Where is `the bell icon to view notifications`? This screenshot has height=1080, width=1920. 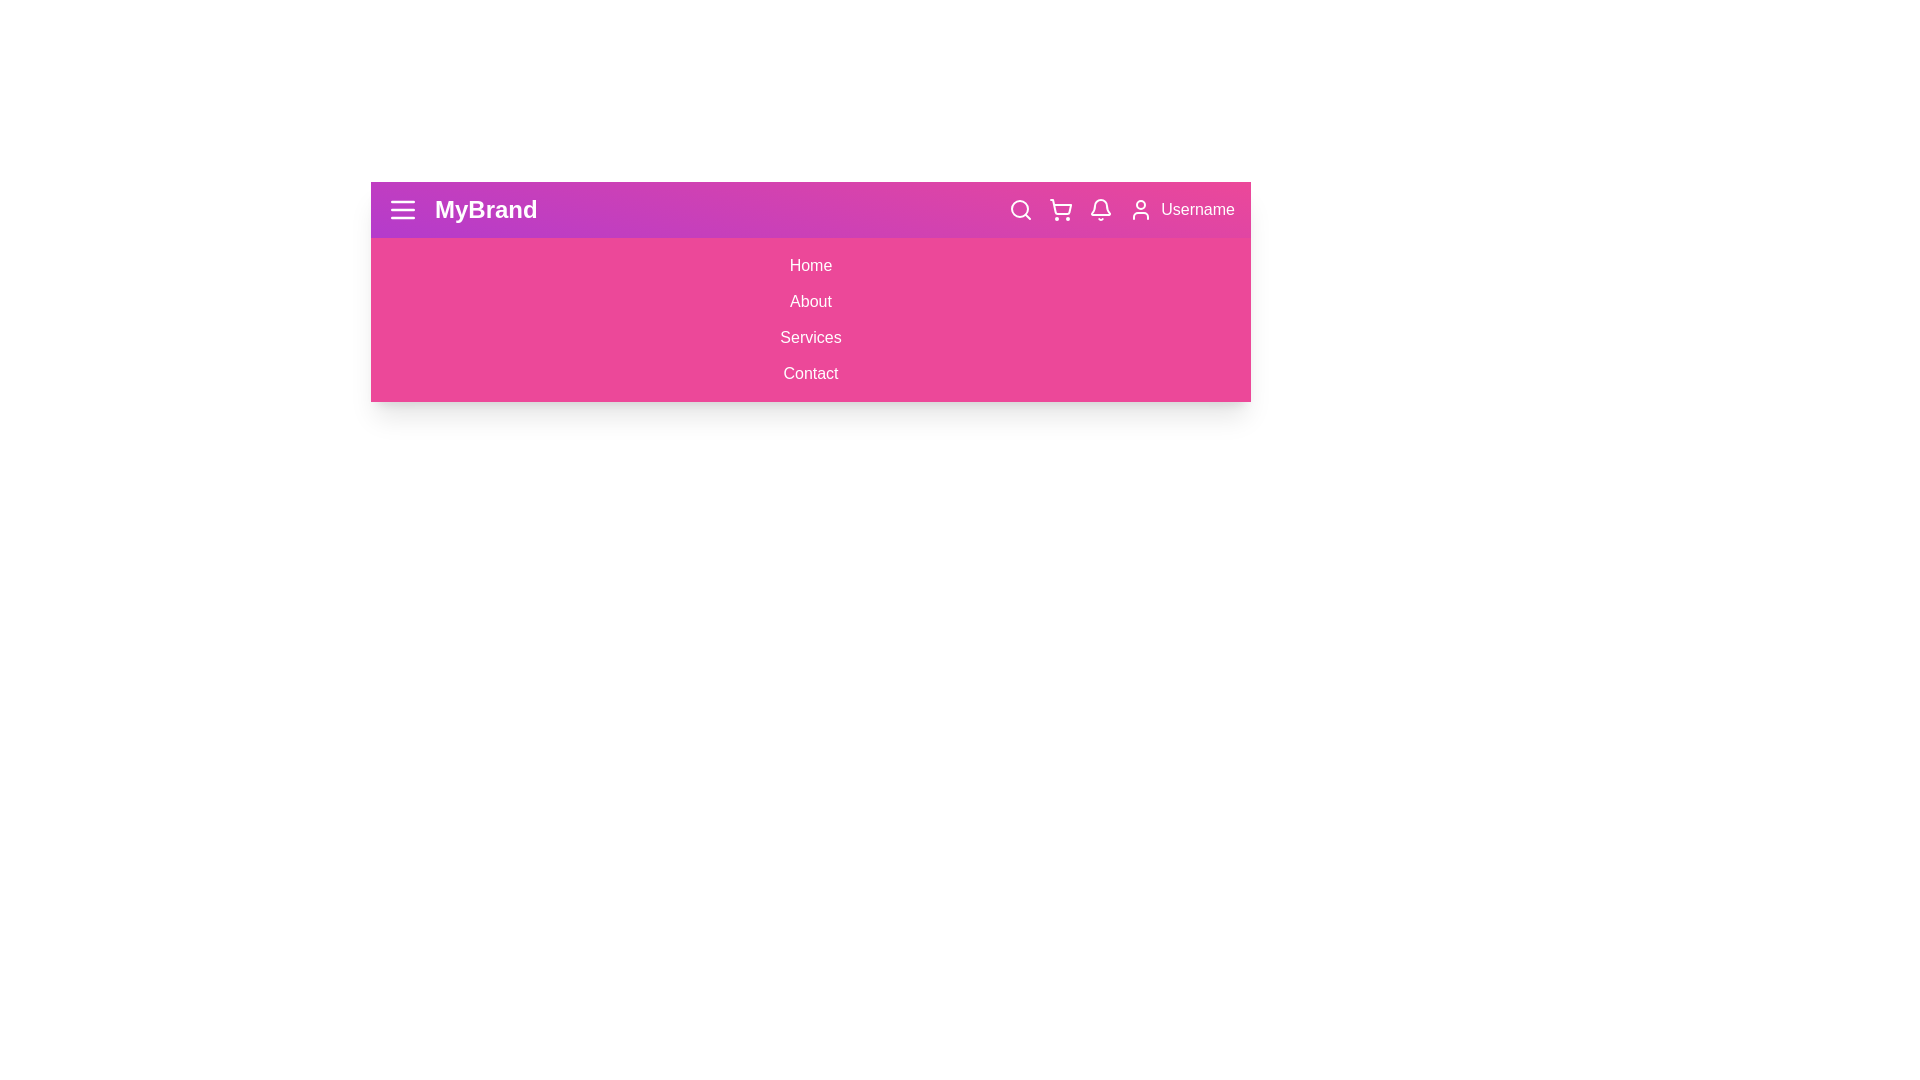
the bell icon to view notifications is located at coordinates (1099, 209).